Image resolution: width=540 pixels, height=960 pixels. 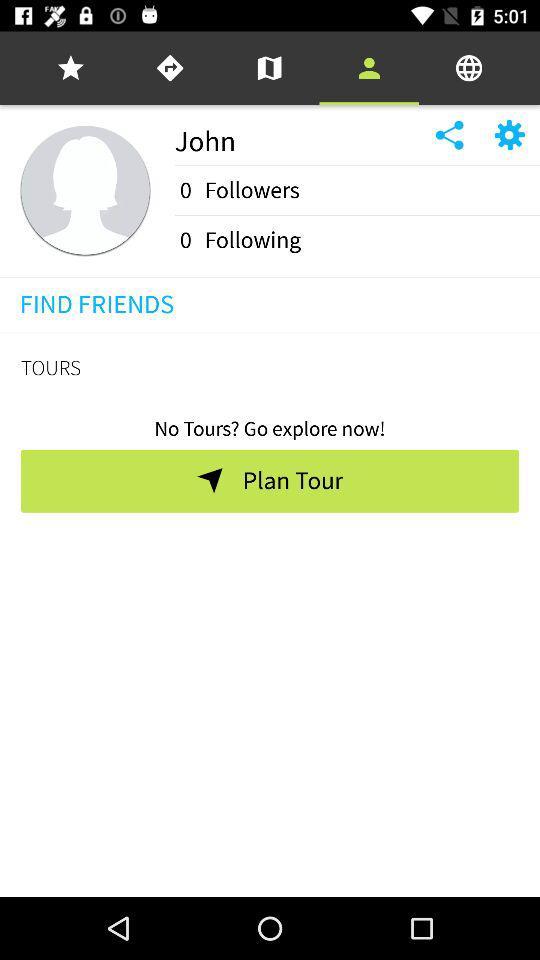 I want to click on icon above the plan tour item, so click(x=270, y=422).